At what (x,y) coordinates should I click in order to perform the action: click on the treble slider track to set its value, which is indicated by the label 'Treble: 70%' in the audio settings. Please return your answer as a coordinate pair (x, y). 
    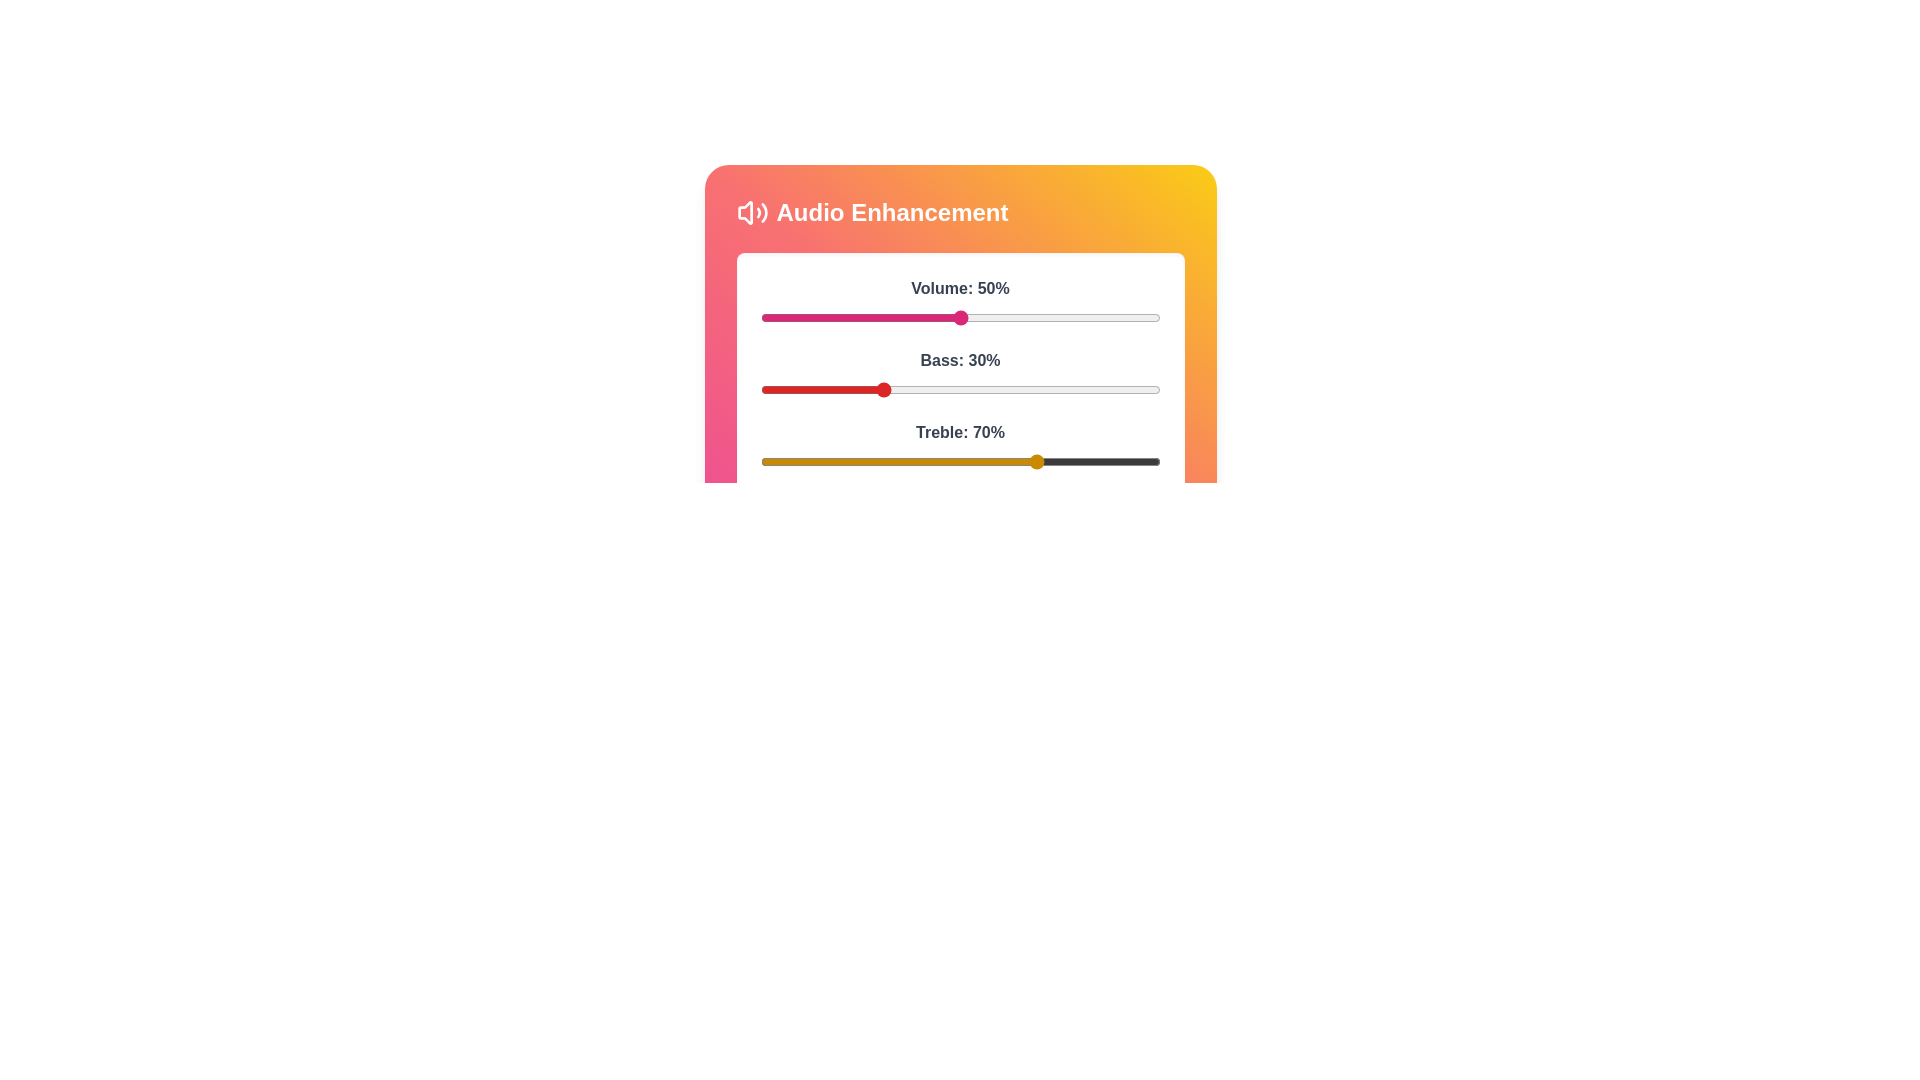
    Looking at the image, I should click on (960, 462).